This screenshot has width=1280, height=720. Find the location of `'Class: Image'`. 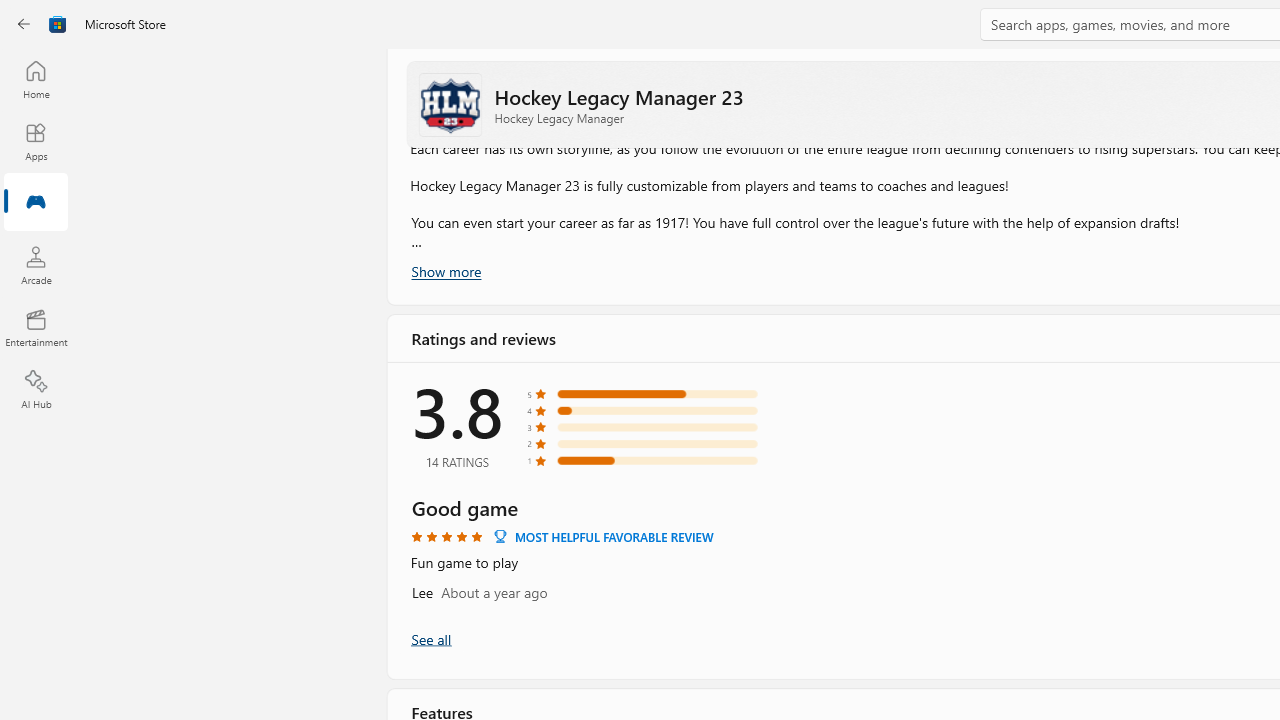

'Class: Image' is located at coordinates (58, 24).